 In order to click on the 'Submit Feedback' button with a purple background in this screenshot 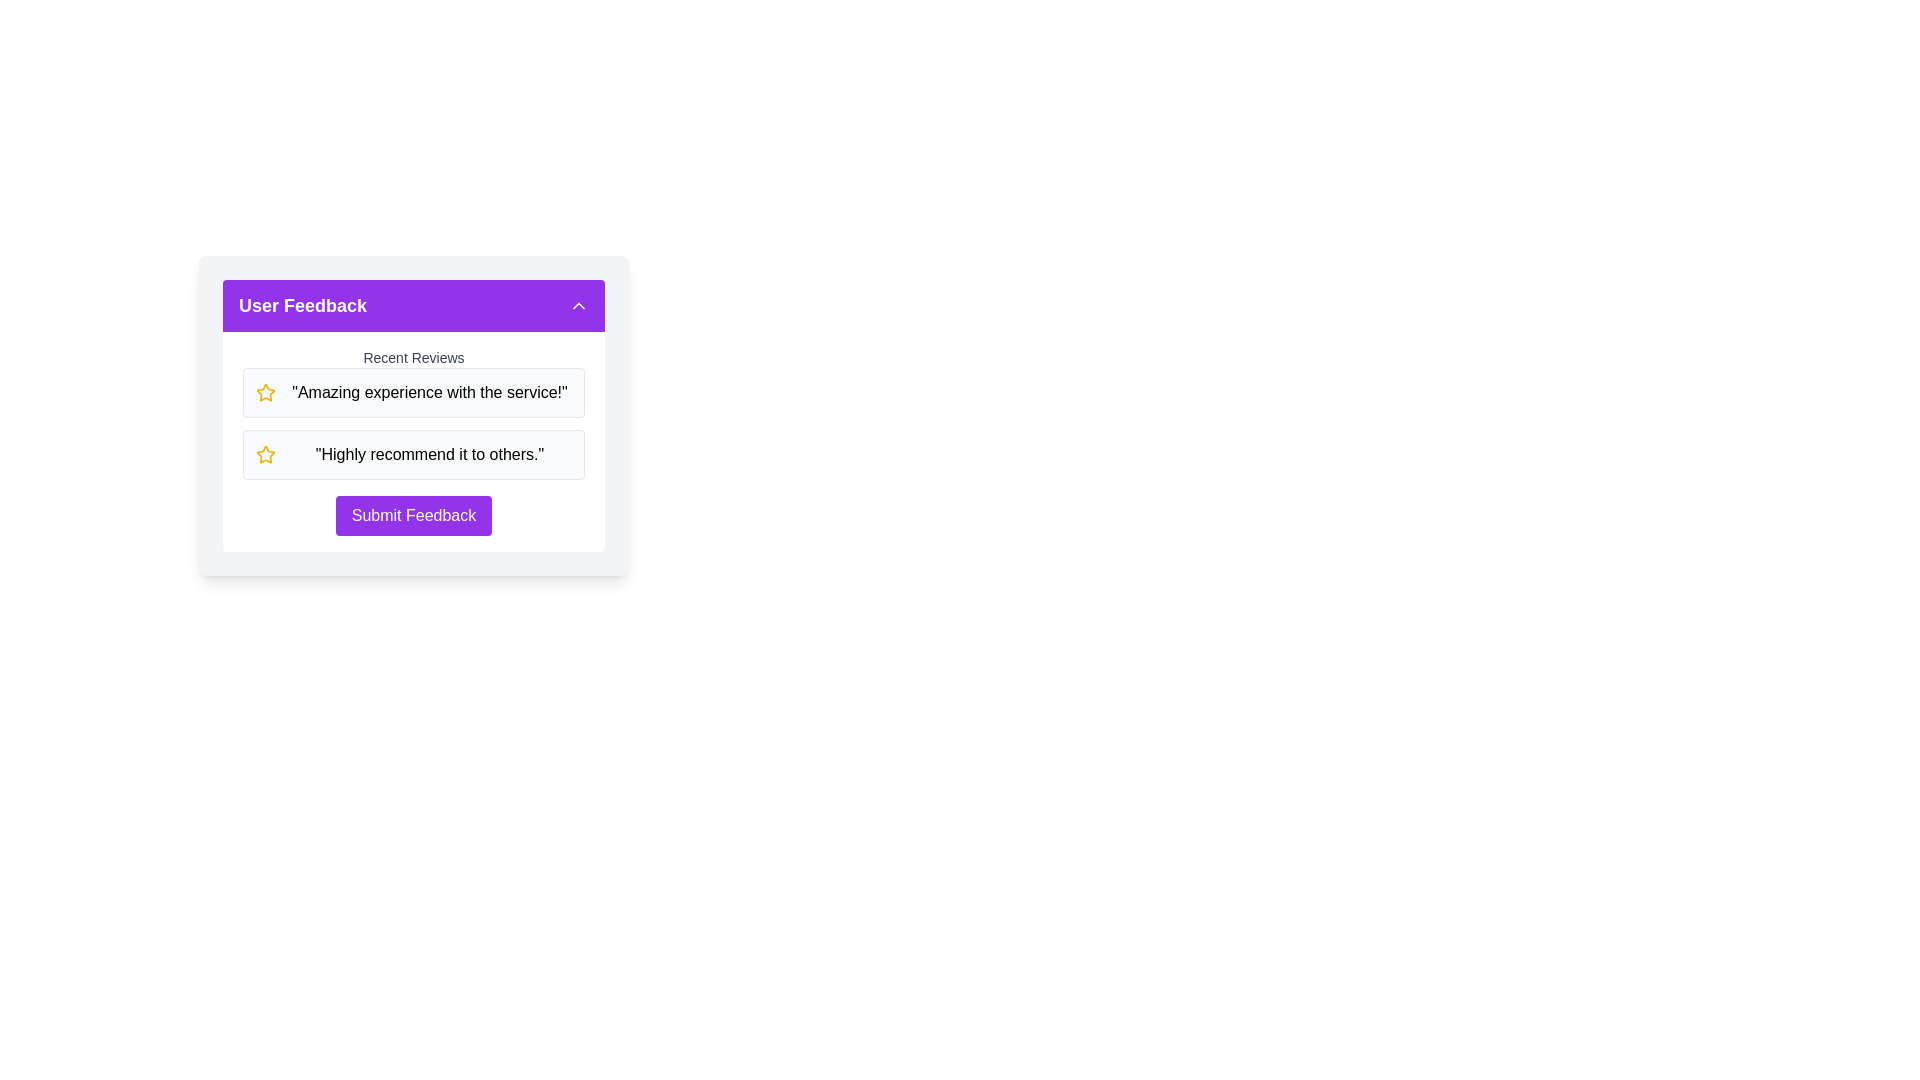, I will do `click(412, 515)`.